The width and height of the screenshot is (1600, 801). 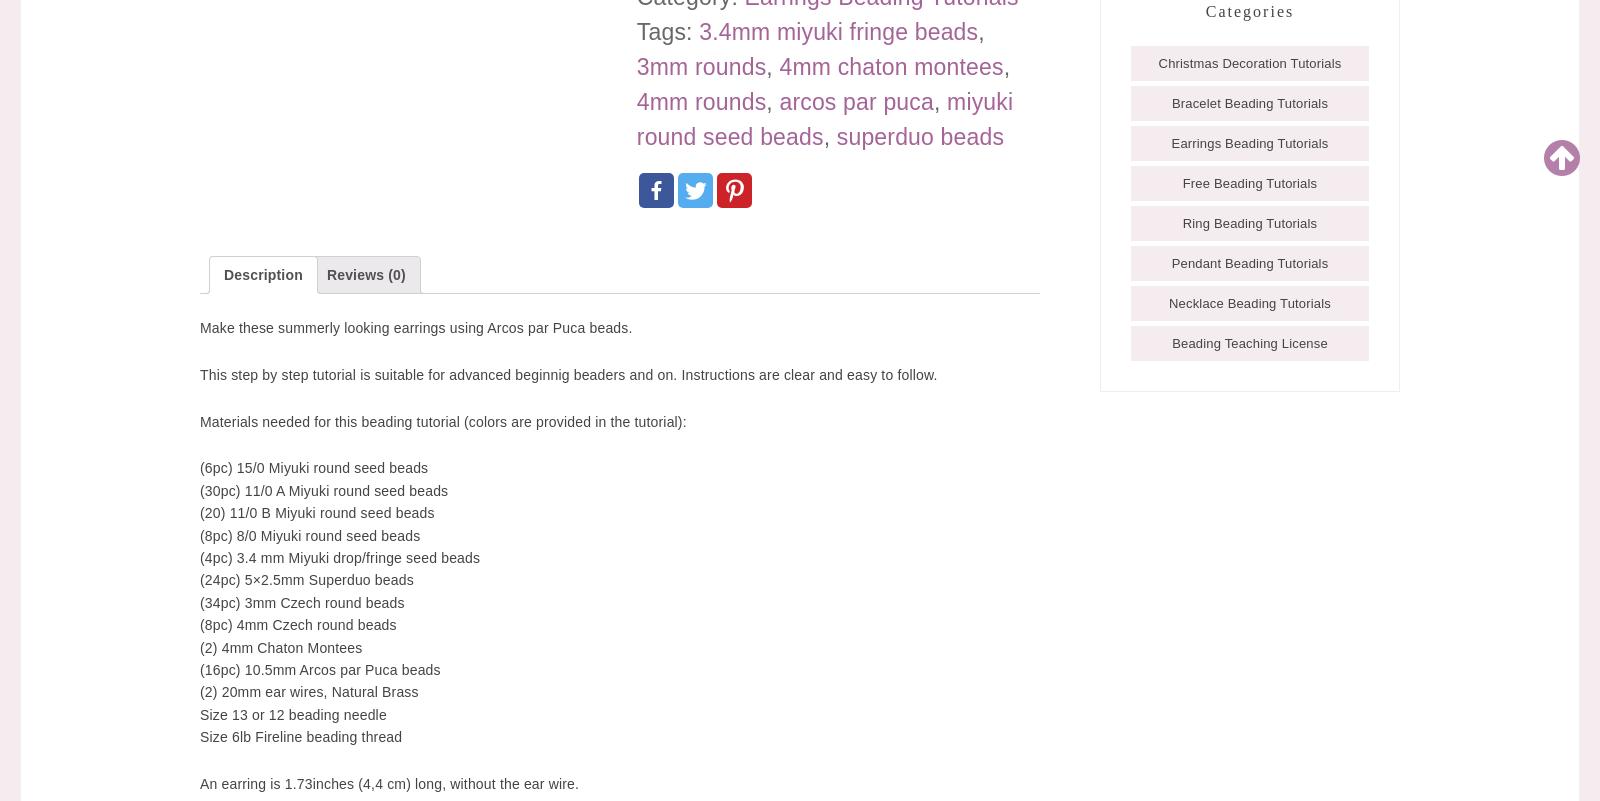 I want to click on 'Size 13 or 12 beading needle', so click(x=292, y=713).